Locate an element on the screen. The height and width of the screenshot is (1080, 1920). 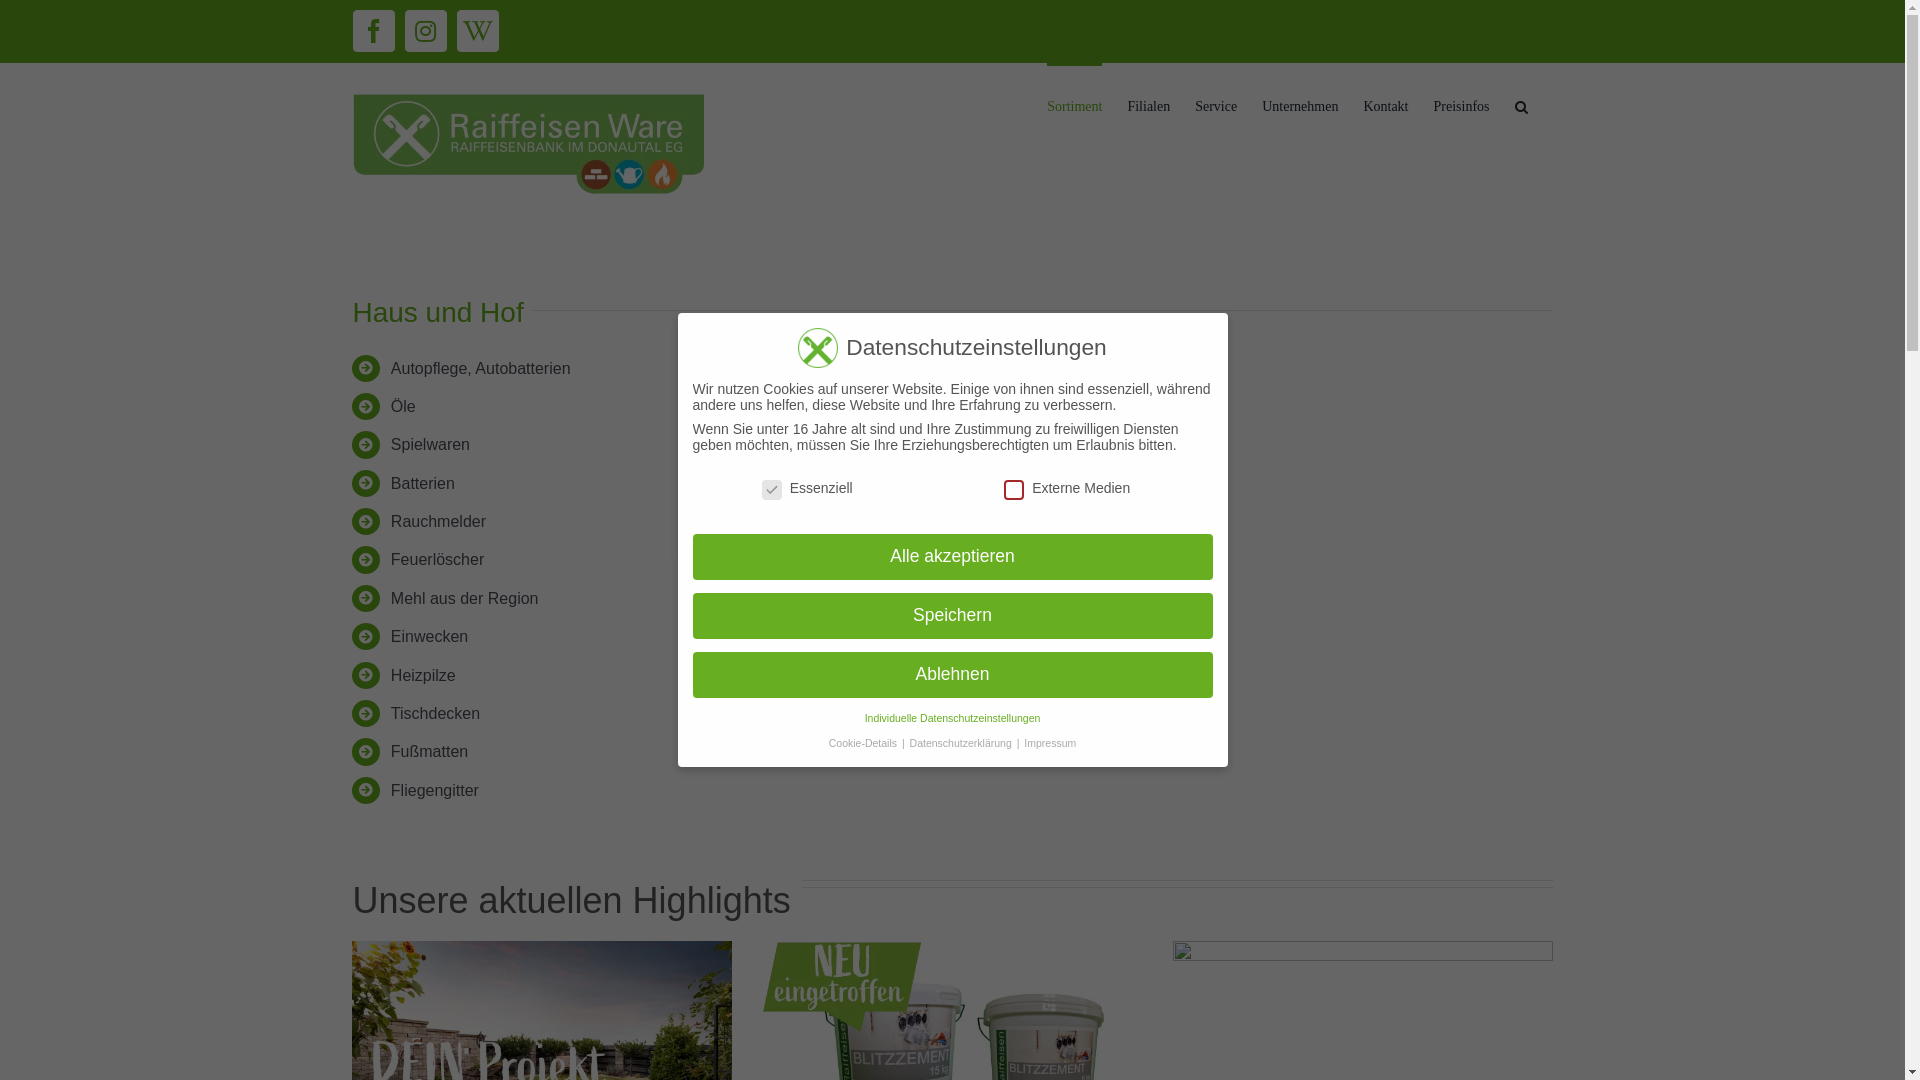
'Impressum' is located at coordinates (1049, 741).